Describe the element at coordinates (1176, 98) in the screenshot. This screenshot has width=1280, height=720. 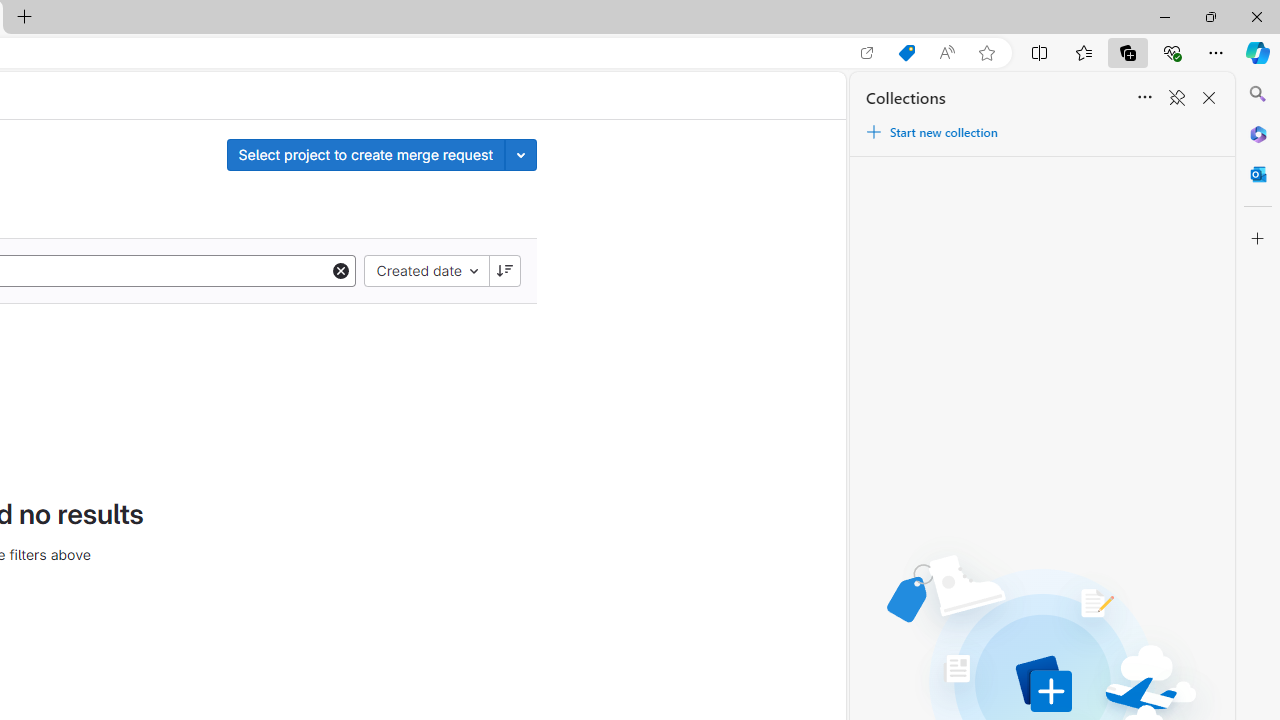
I see `'Unpin Collections'` at that location.